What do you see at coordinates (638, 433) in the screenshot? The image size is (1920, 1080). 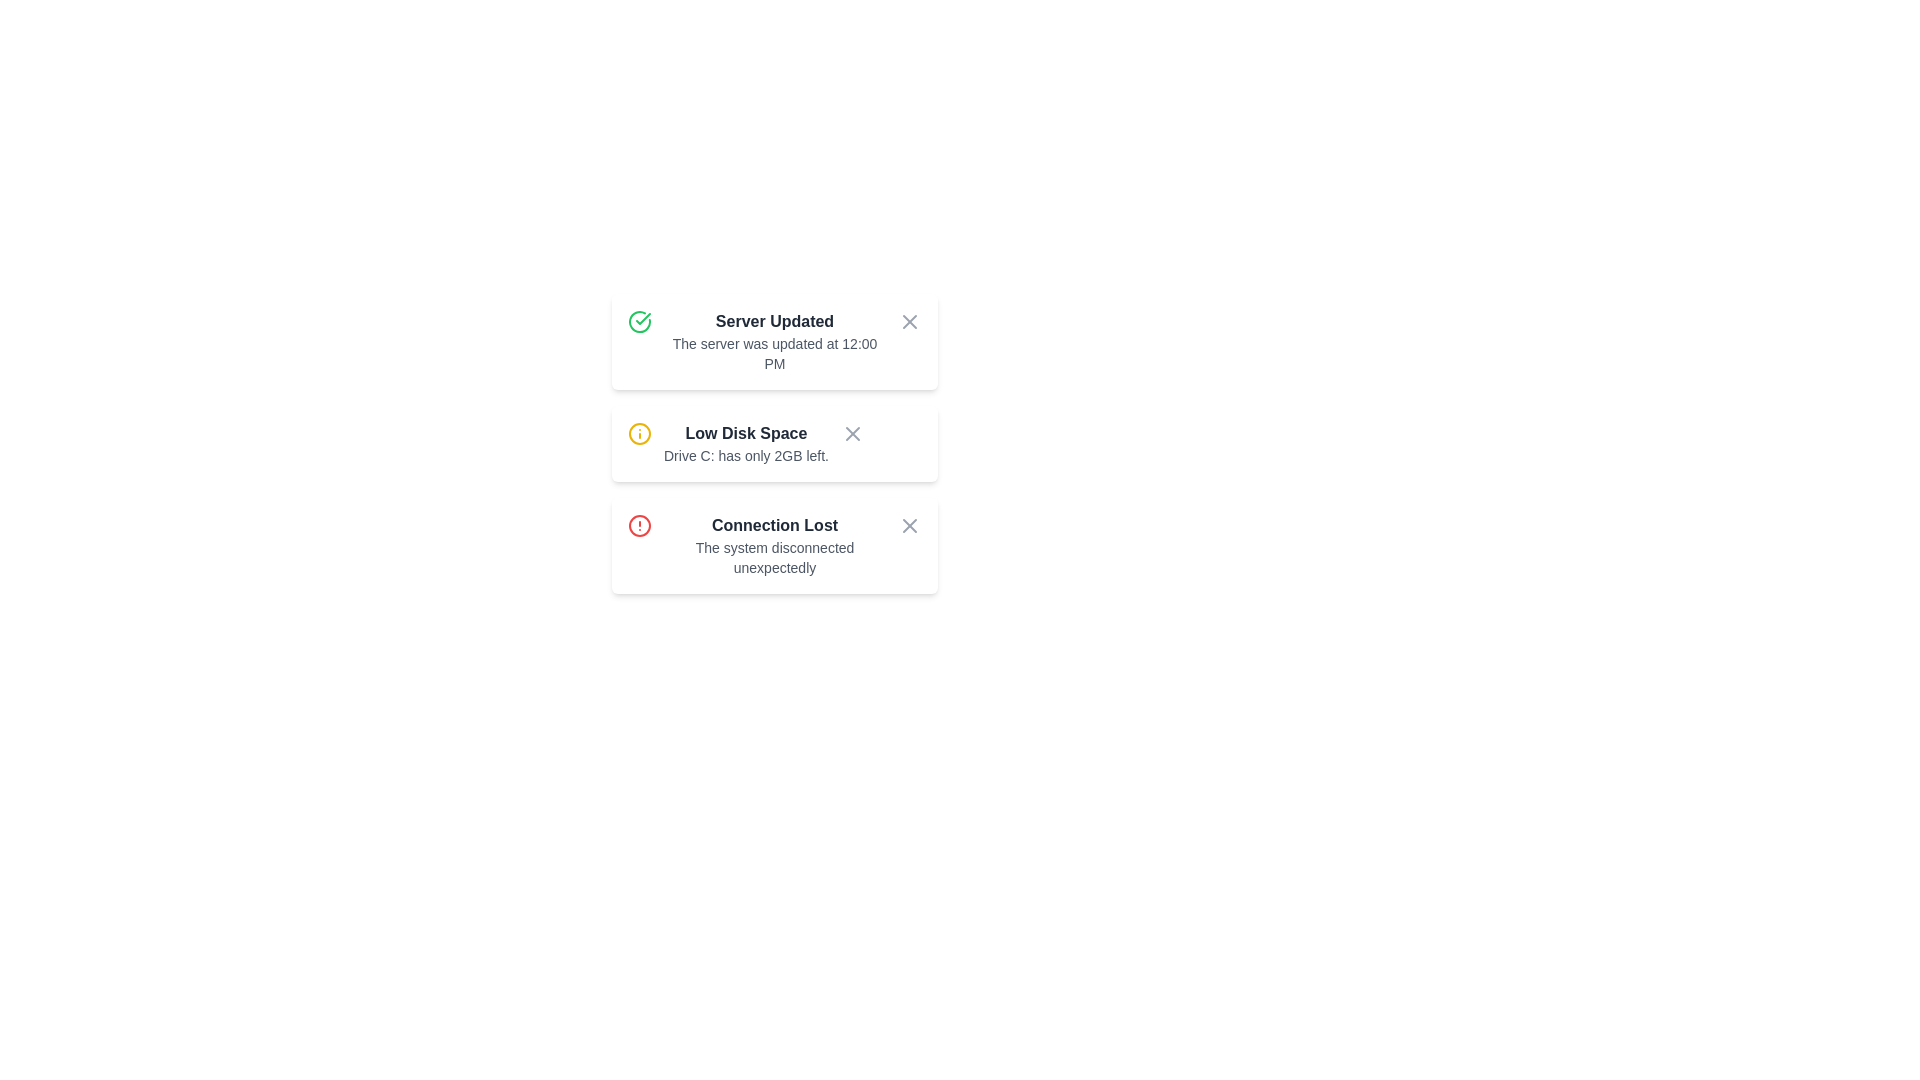 I see `the circular icon with a yellow outline and an exclamation point, located to the left of the 'Low Disk Space' notification` at bounding box center [638, 433].